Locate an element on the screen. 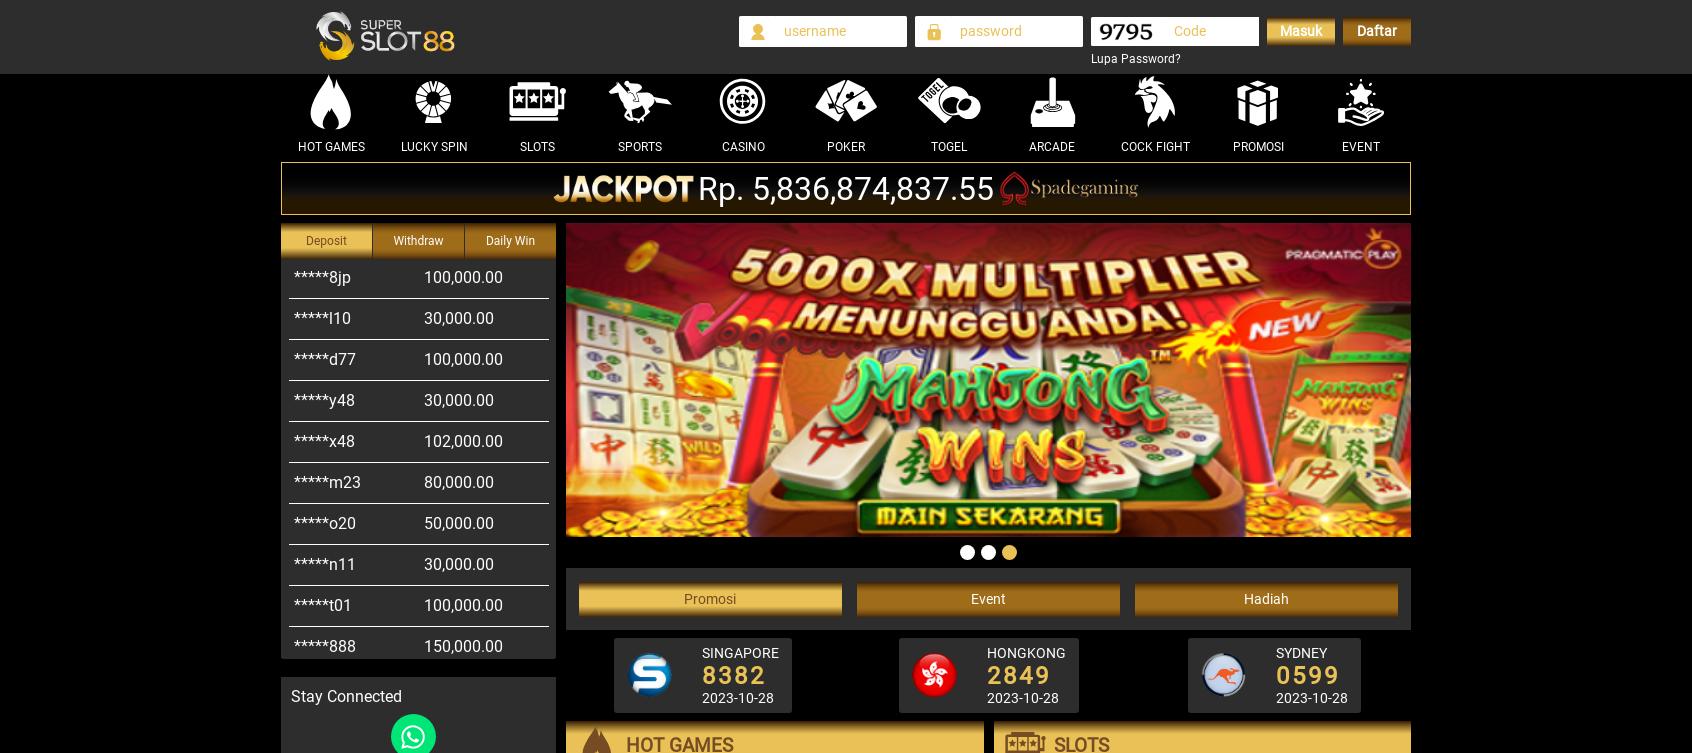  '150,000.00' is located at coordinates (462, 604).